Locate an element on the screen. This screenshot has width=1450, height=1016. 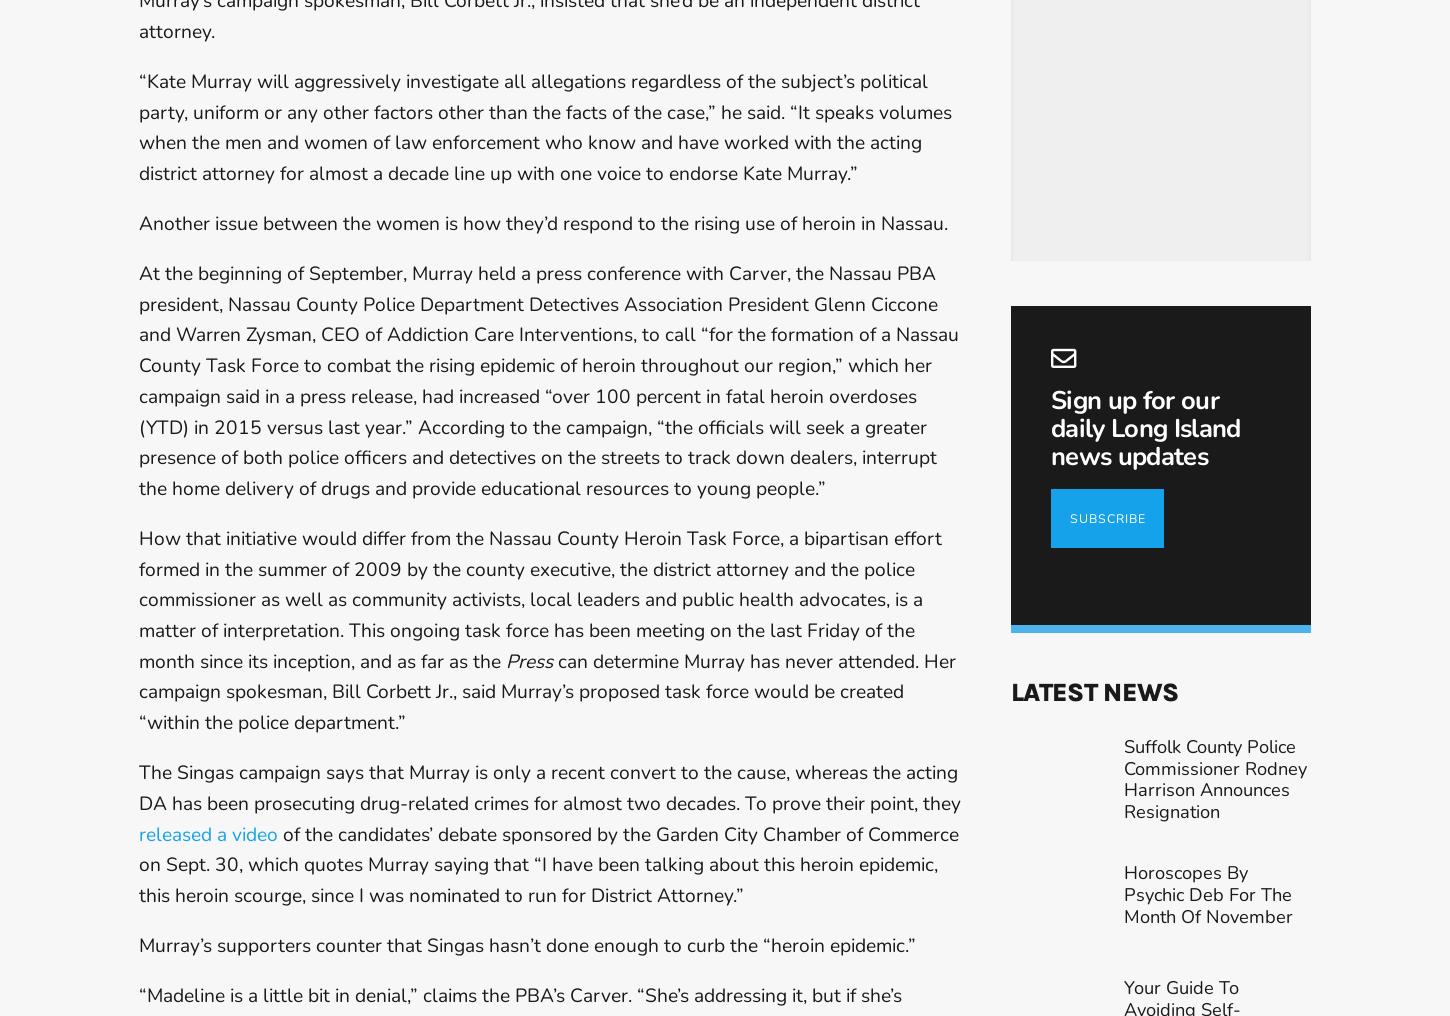
'Sign up for our daily Long Island news updates' is located at coordinates (1144, 462).